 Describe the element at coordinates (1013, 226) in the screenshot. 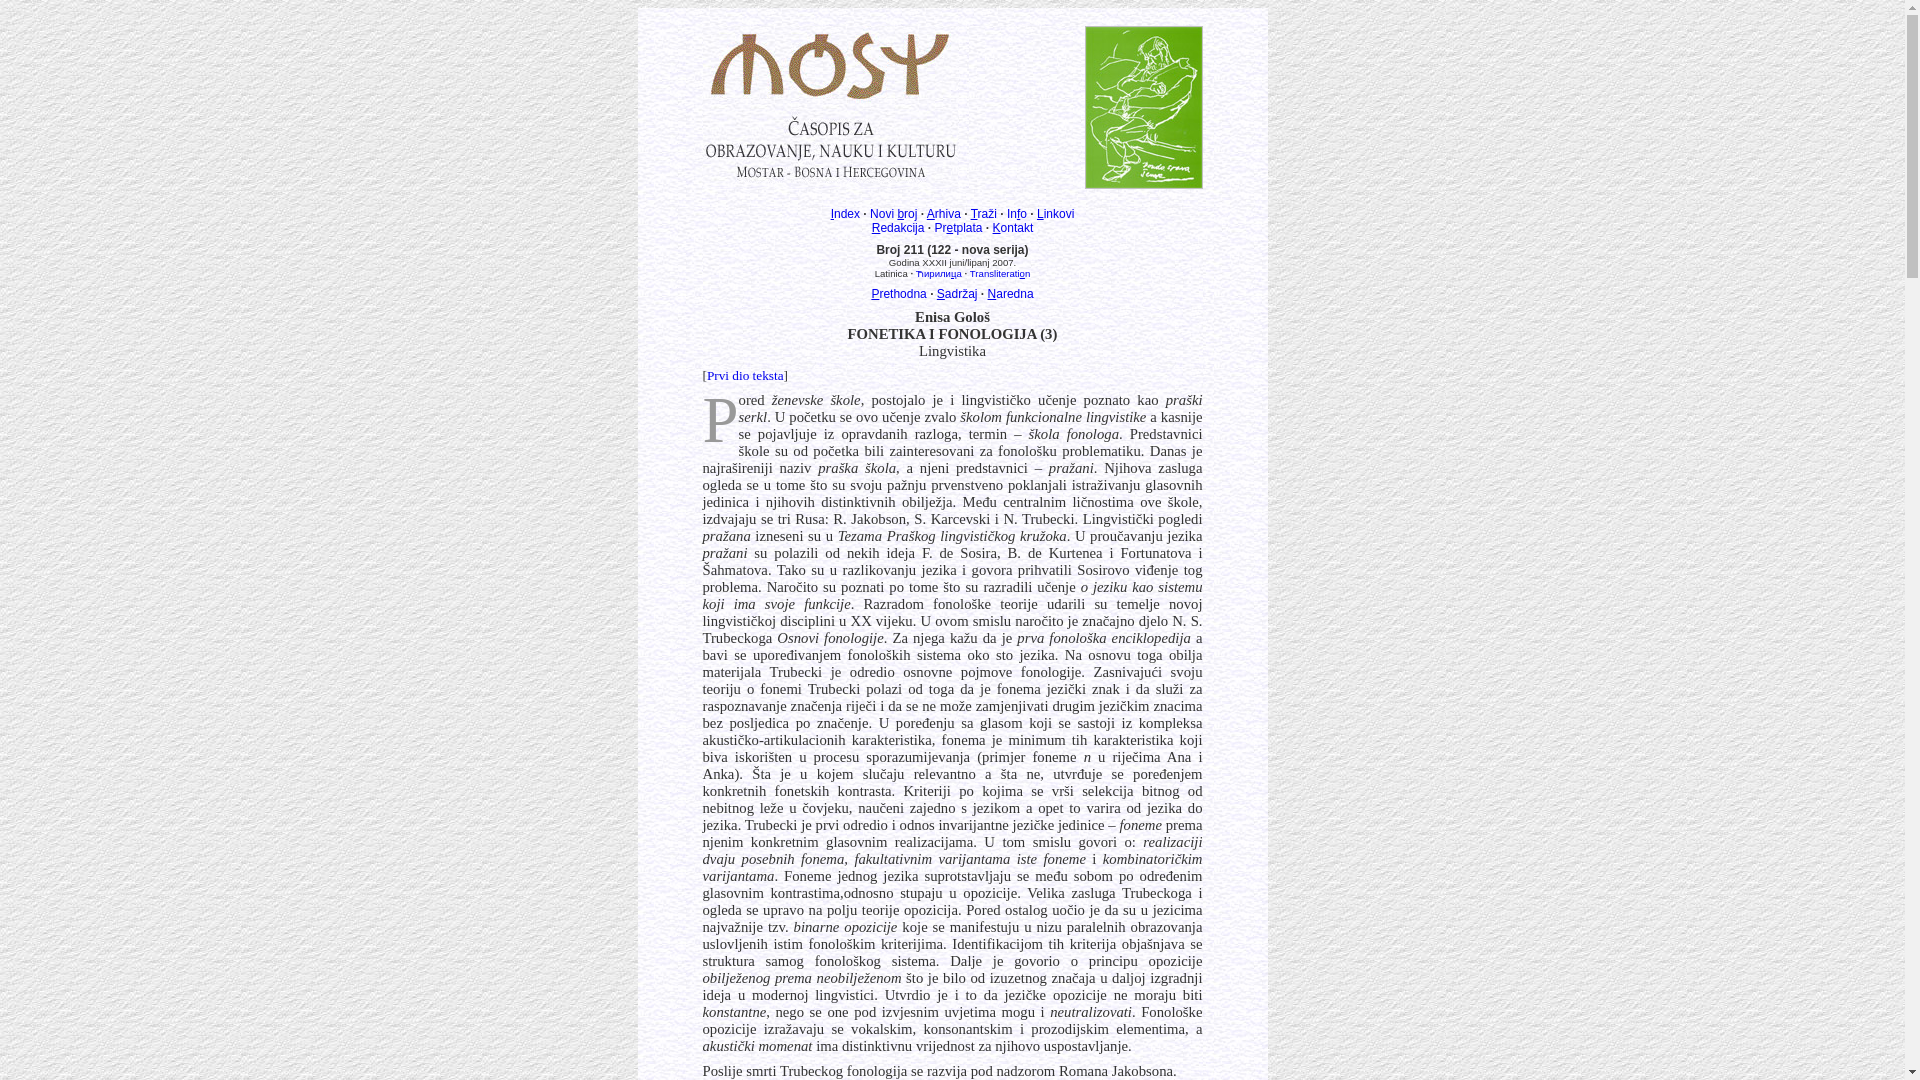

I see `'Kontakt'` at that location.